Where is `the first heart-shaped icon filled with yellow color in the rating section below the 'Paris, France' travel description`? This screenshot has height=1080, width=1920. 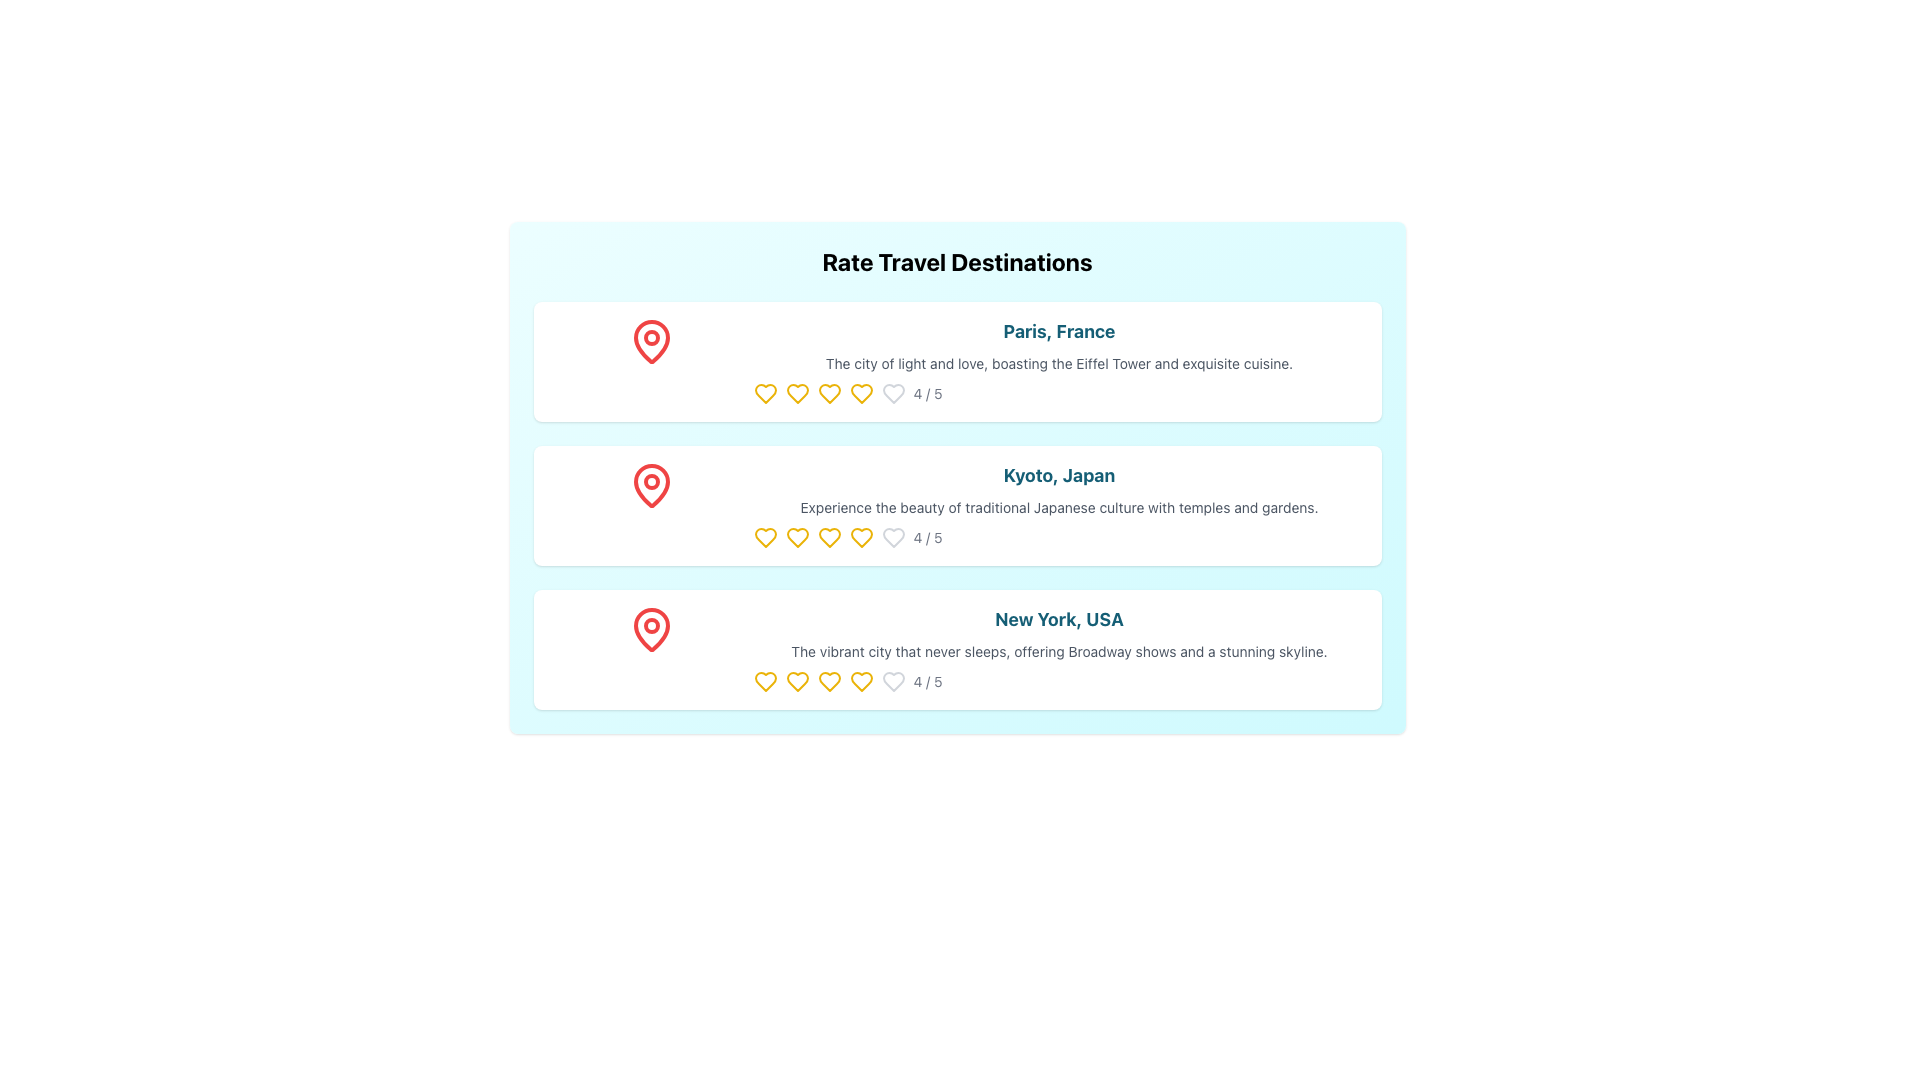
the first heart-shaped icon filled with yellow color in the rating section below the 'Paris, France' travel description is located at coordinates (764, 393).